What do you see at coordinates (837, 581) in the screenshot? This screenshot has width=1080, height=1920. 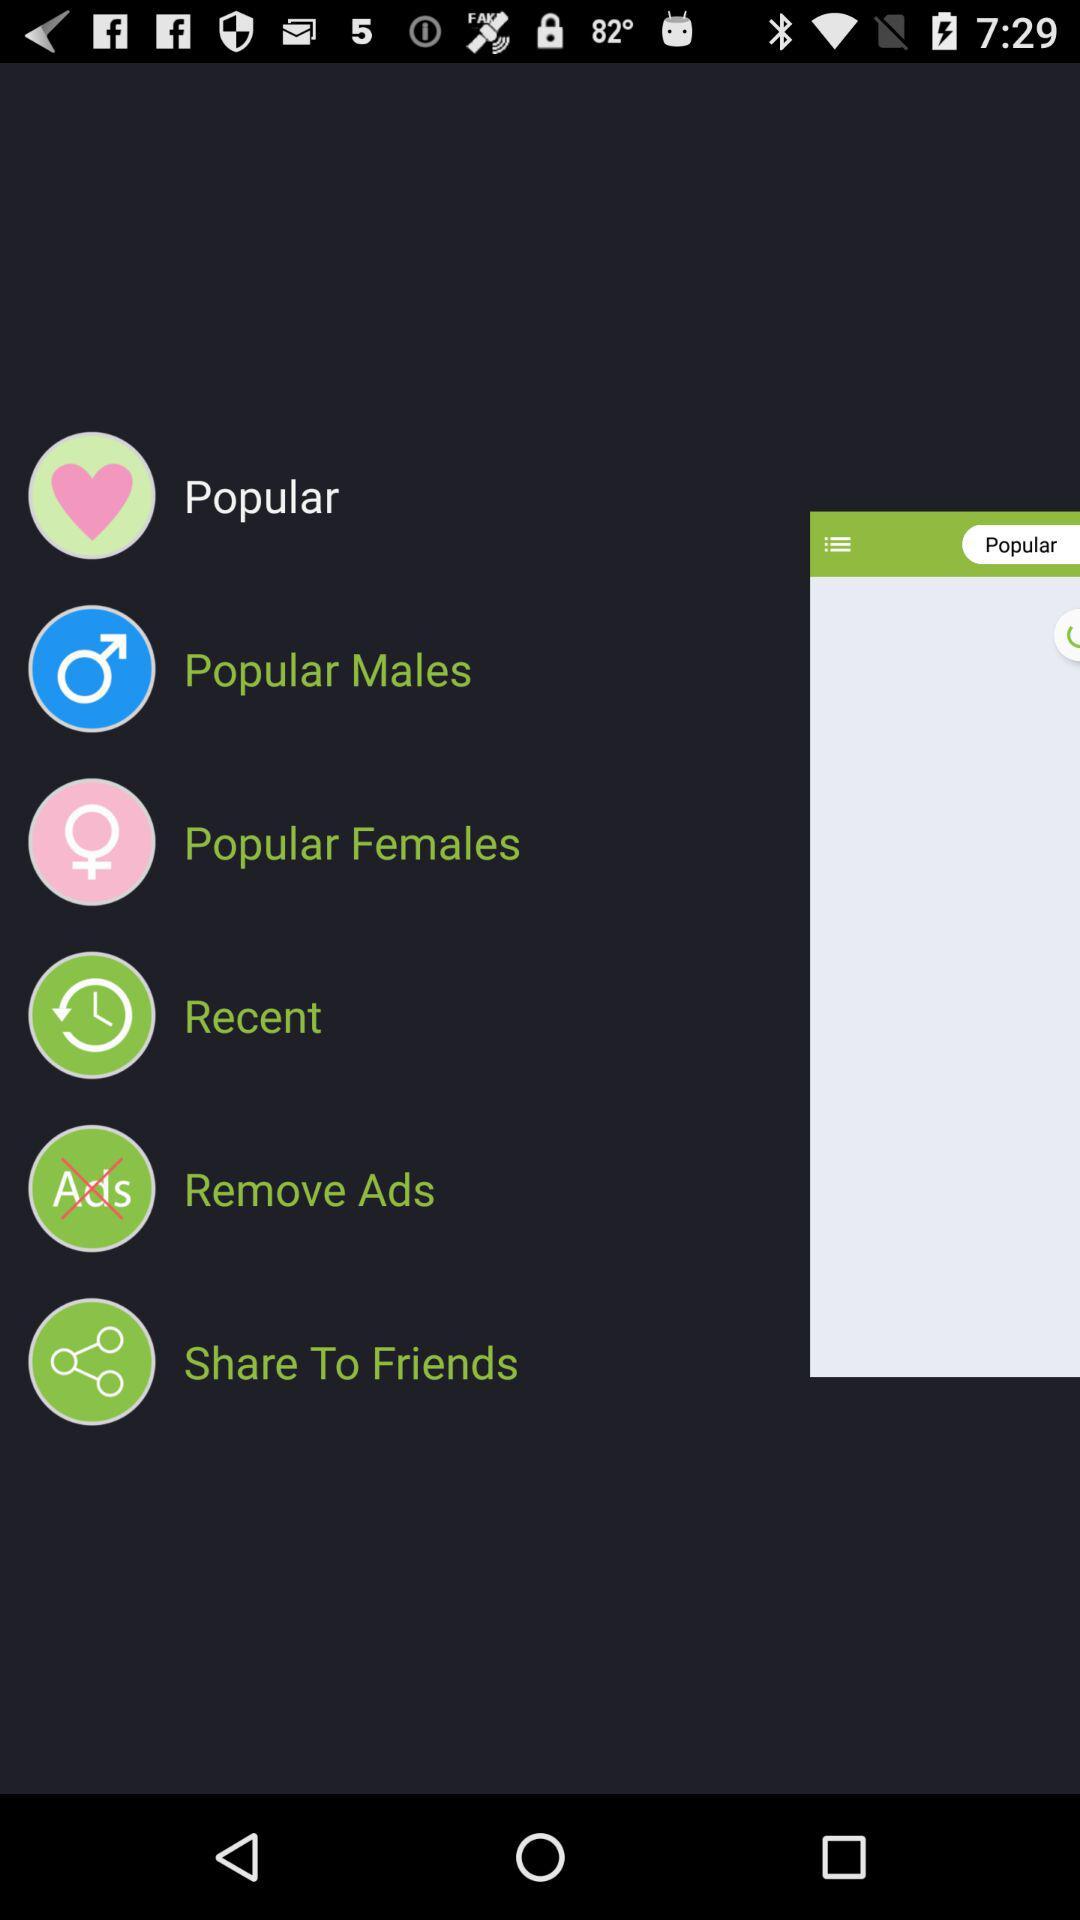 I see `the list icon` at bounding box center [837, 581].